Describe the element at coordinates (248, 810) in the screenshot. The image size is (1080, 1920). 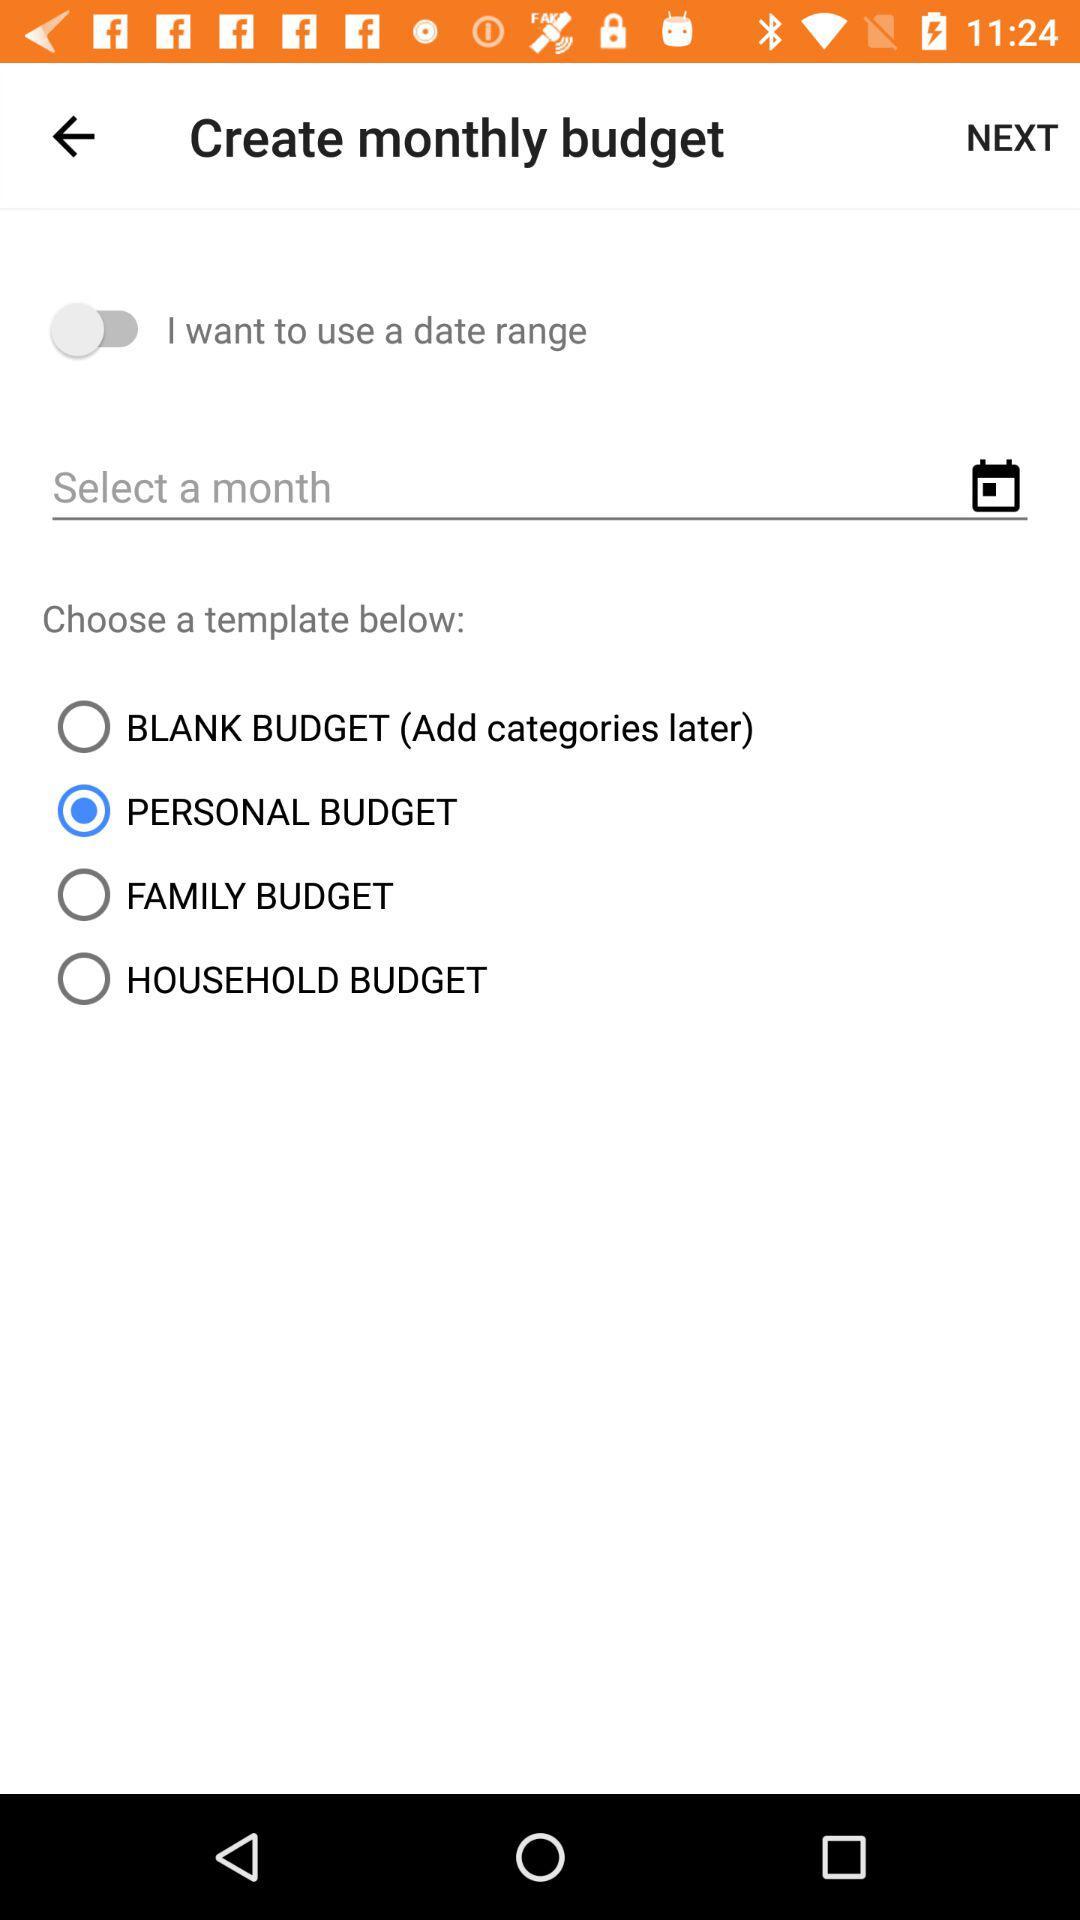
I see `icon below the blank budget add icon` at that location.